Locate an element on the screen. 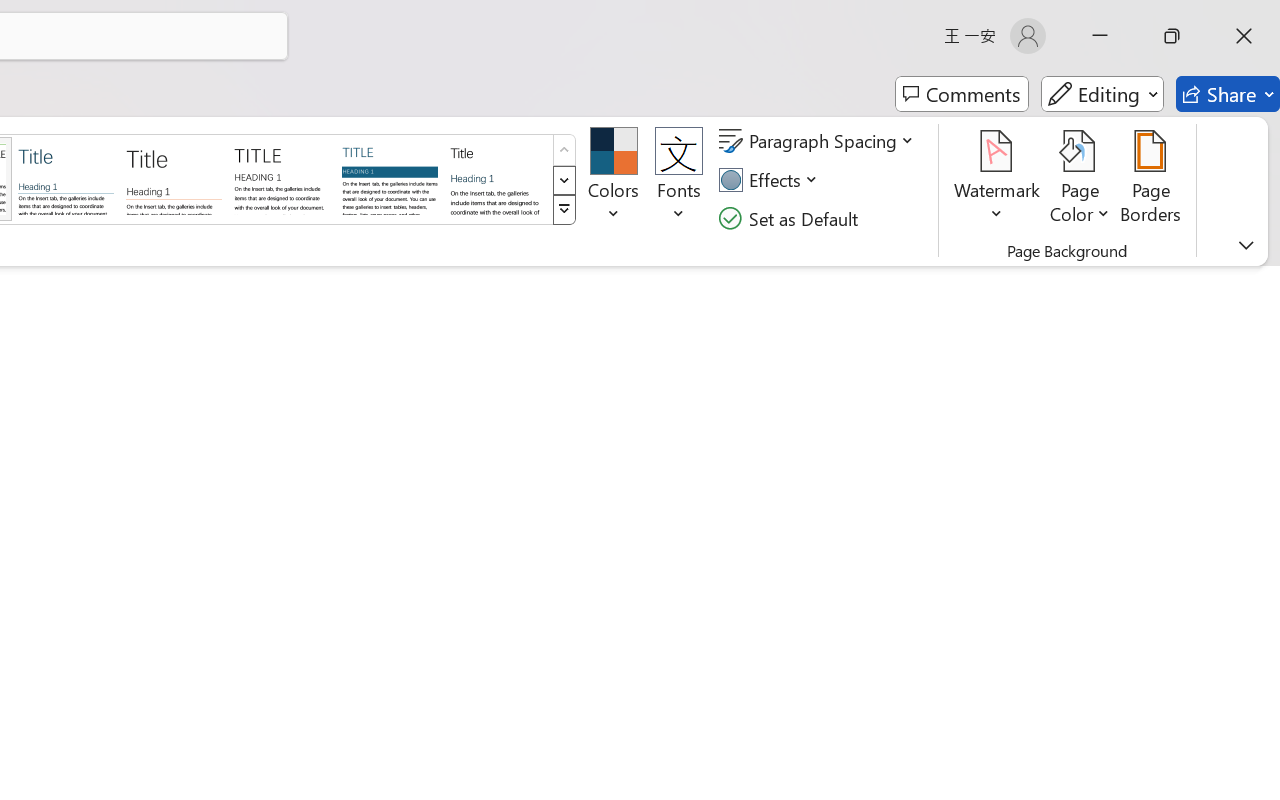 The image size is (1280, 800). 'Minimalist' is located at coordinates (280, 177).